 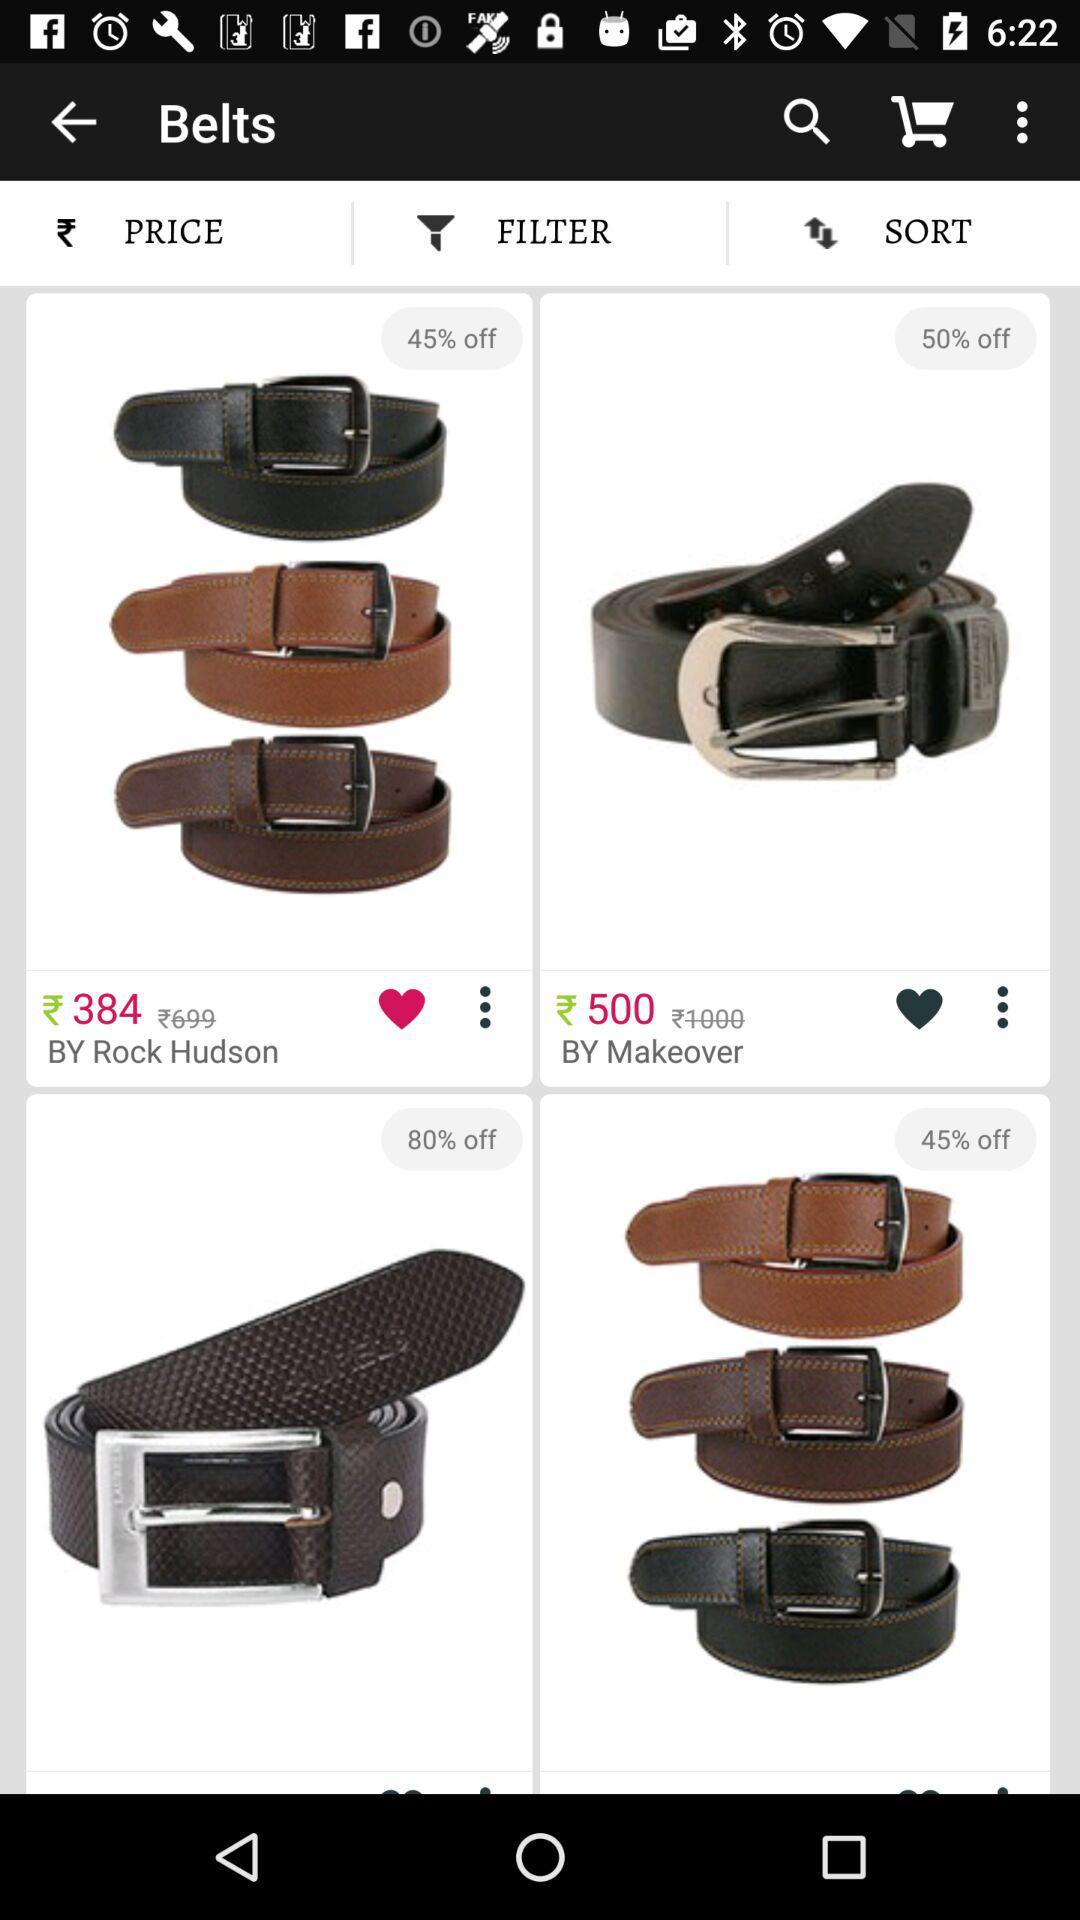 I want to click on to favorite, so click(x=918, y=1782).